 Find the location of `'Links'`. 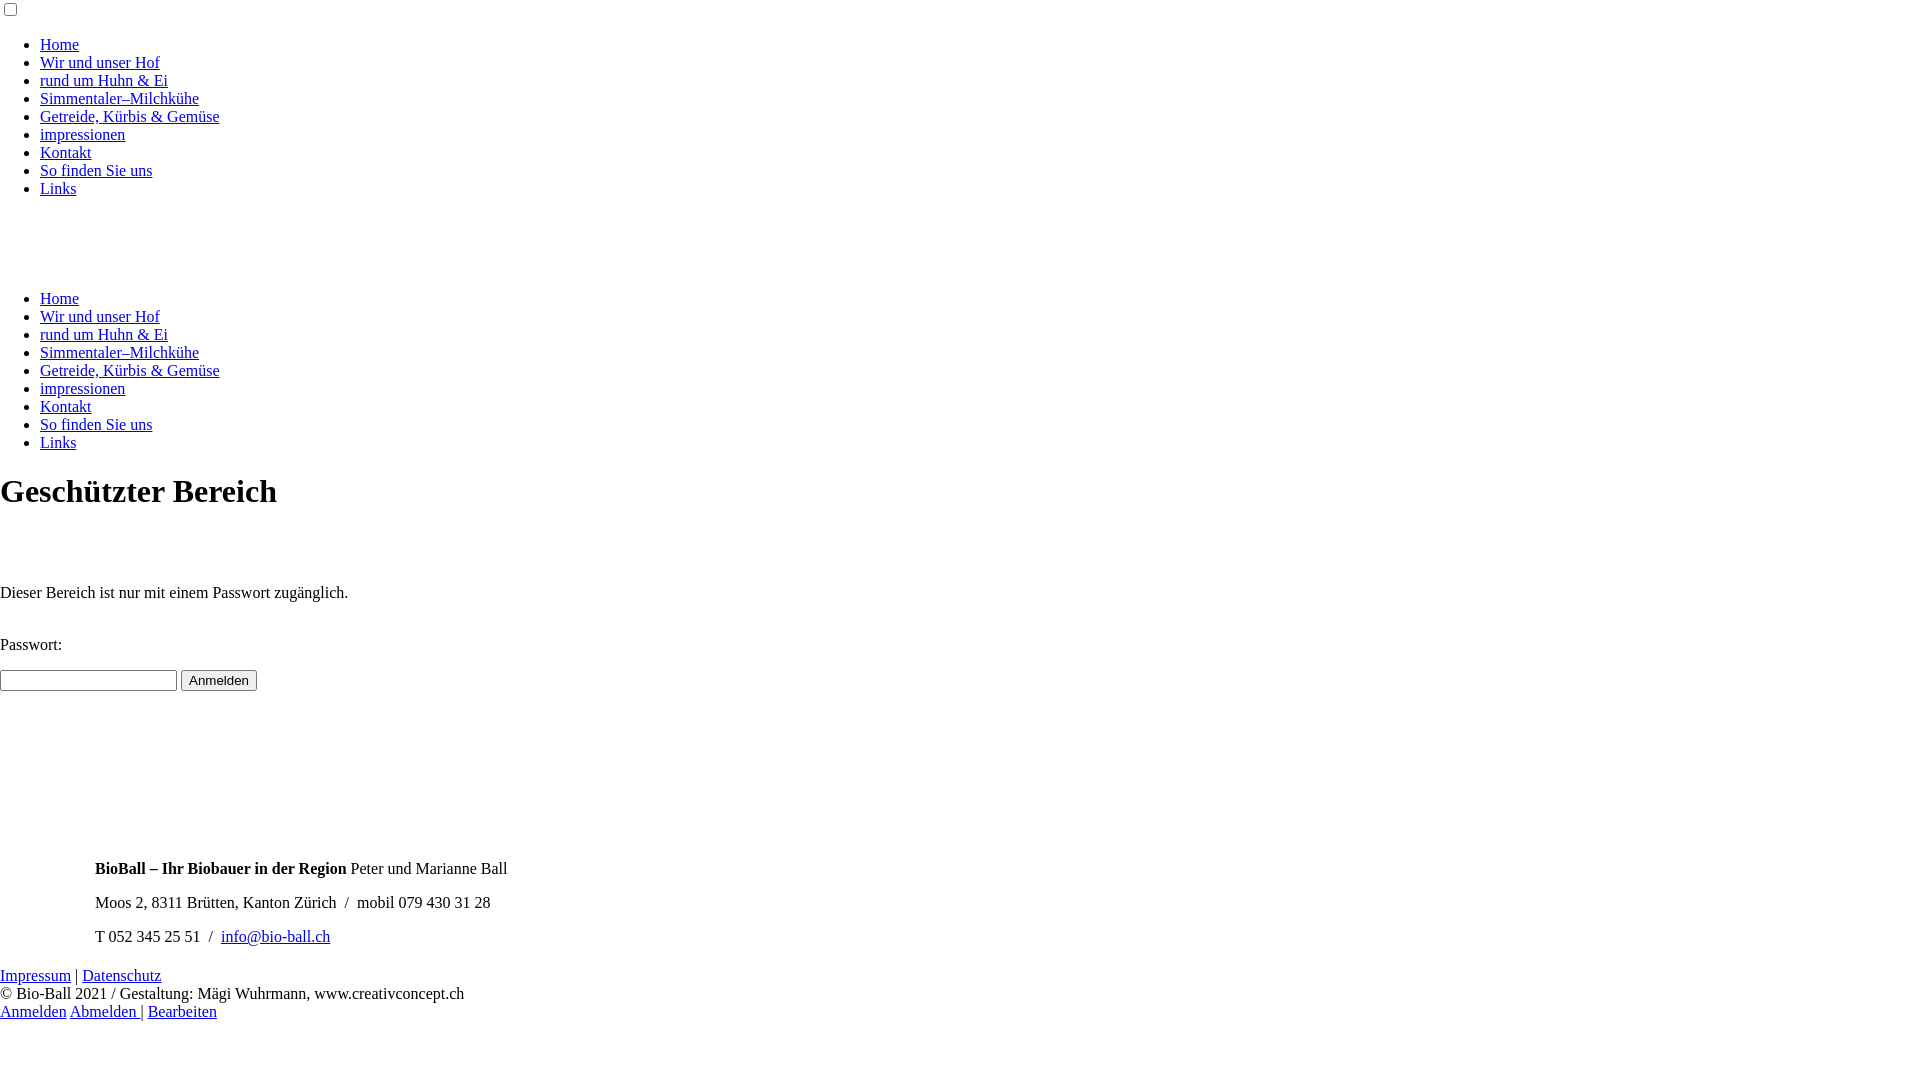

'Links' is located at coordinates (39, 188).